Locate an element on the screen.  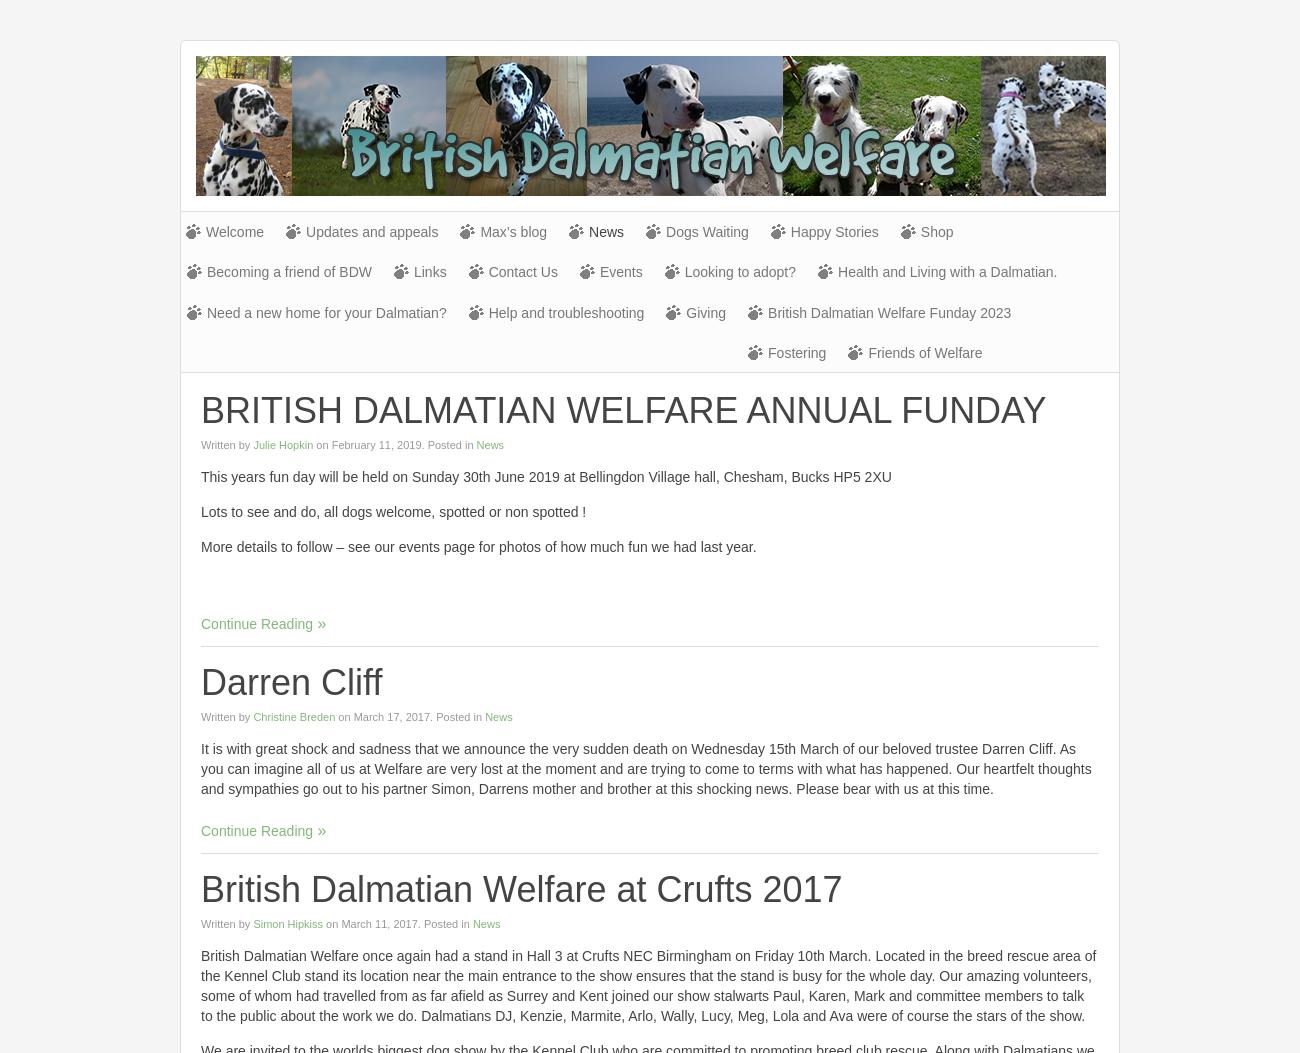
'BRITISH DALMATIAN WELFARE ANNUAL FUNDAY' is located at coordinates (623, 410).